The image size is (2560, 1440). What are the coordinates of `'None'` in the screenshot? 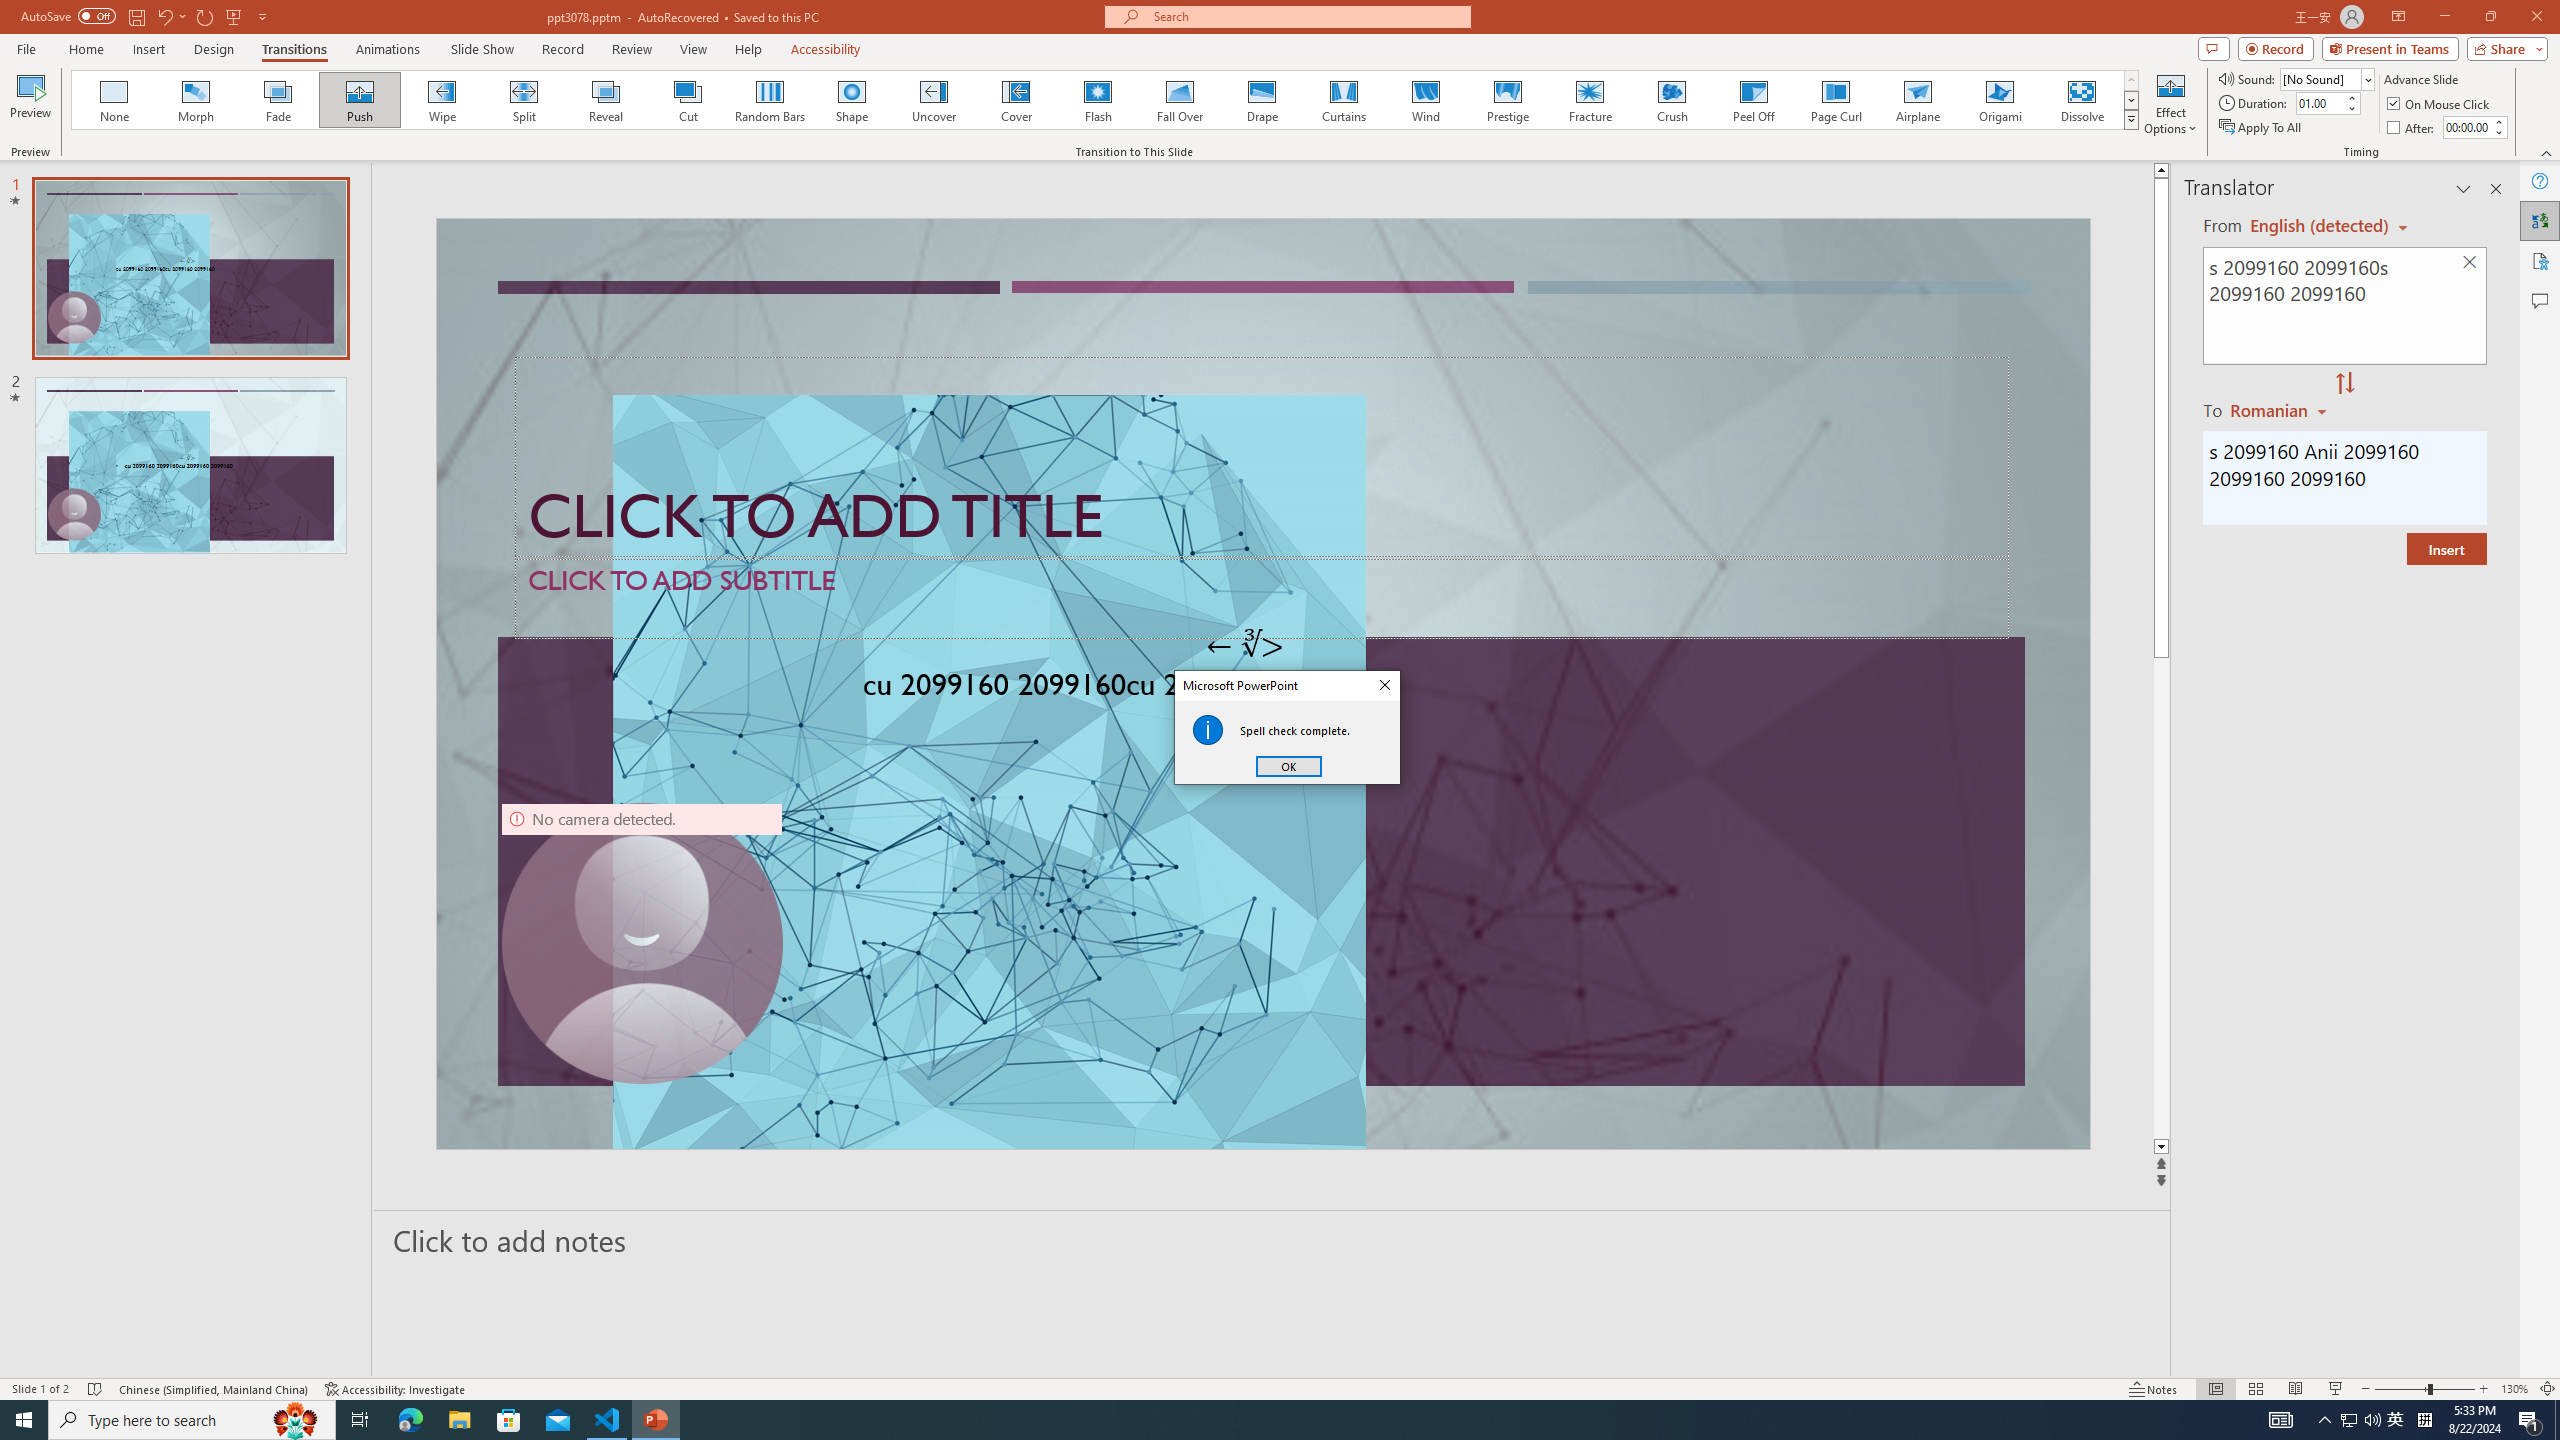 It's located at (114, 99).